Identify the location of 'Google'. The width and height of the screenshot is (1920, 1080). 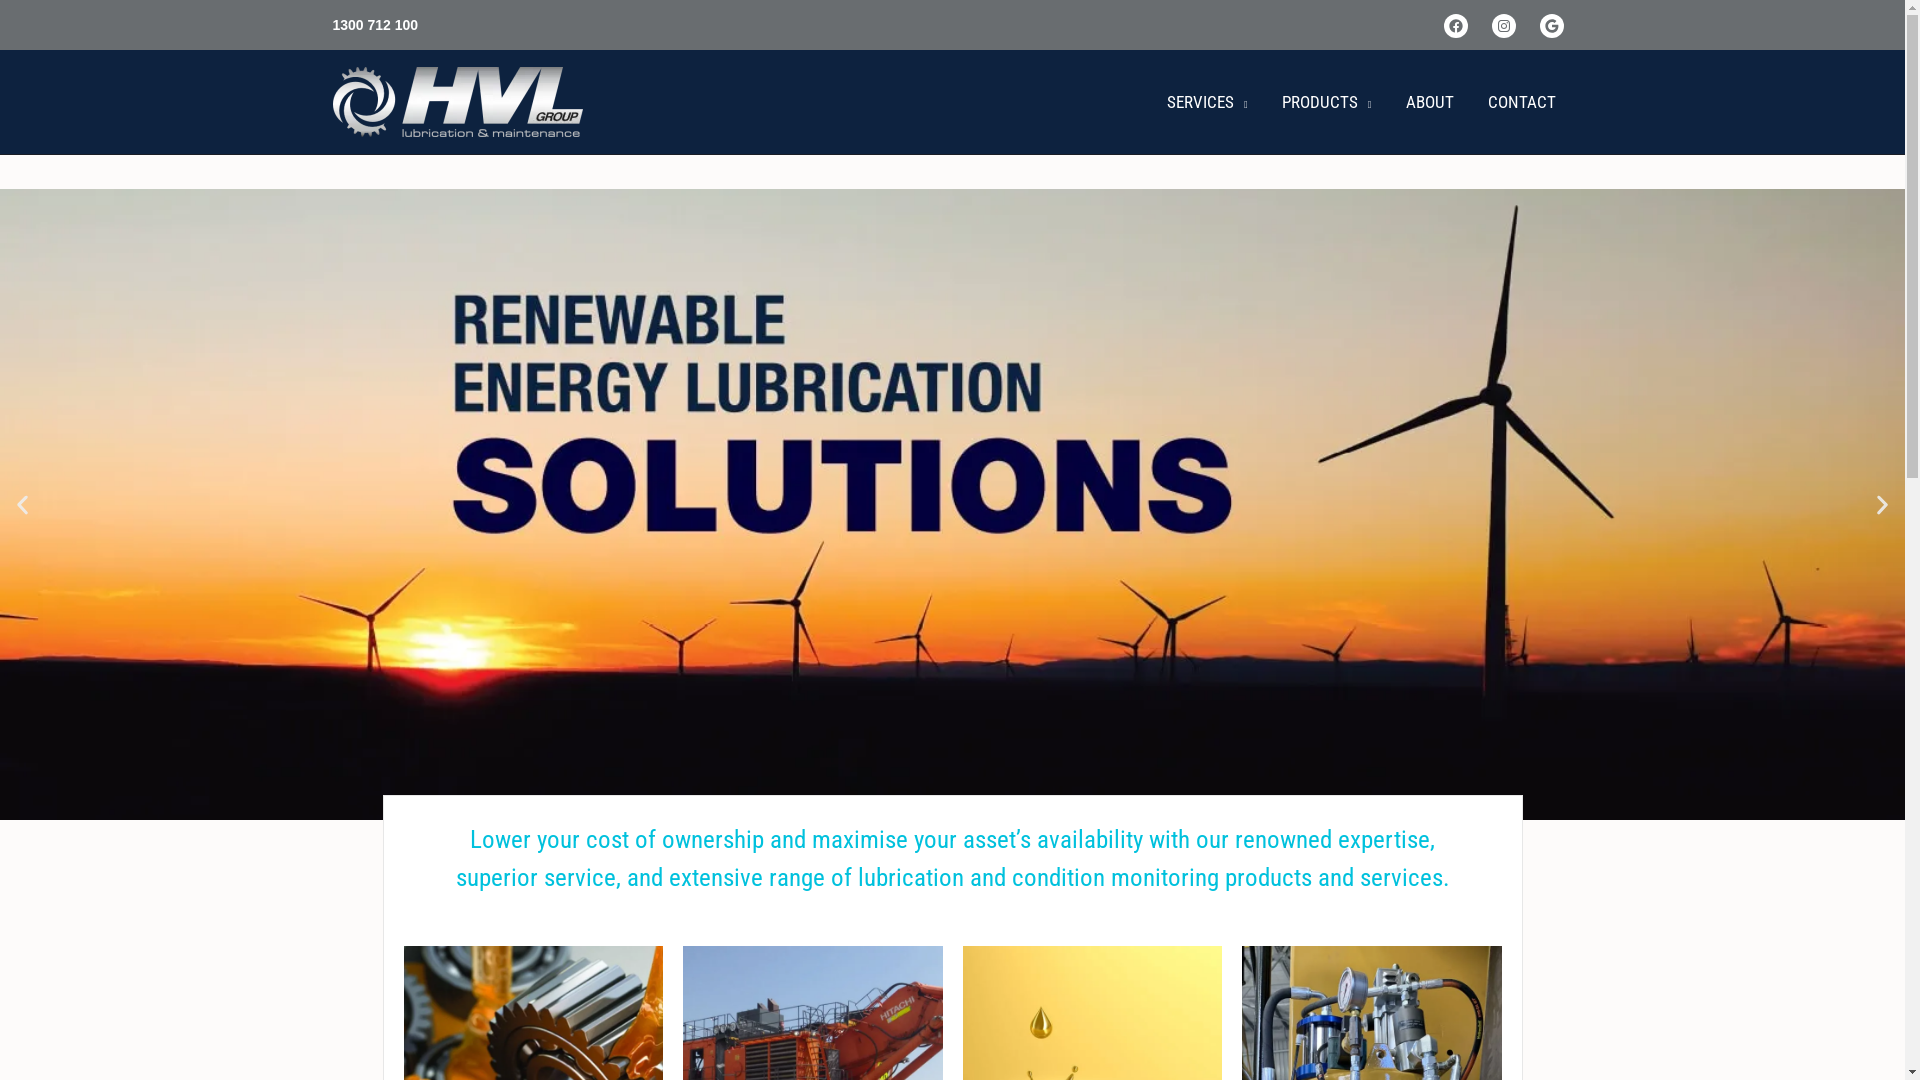
(1539, 26).